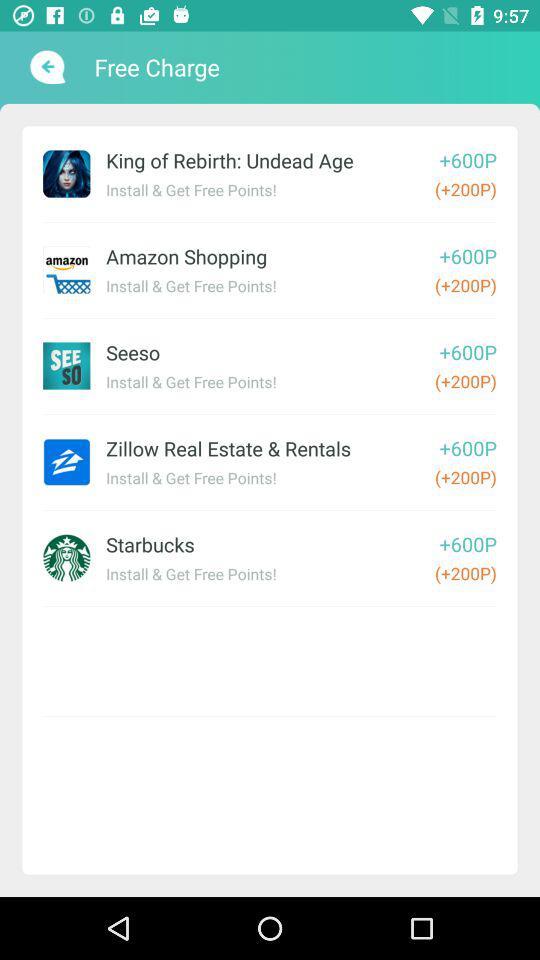 The width and height of the screenshot is (540, 960). Describe the element at coordinates (45, 67) in the screenshot. I see `go back` at that location.